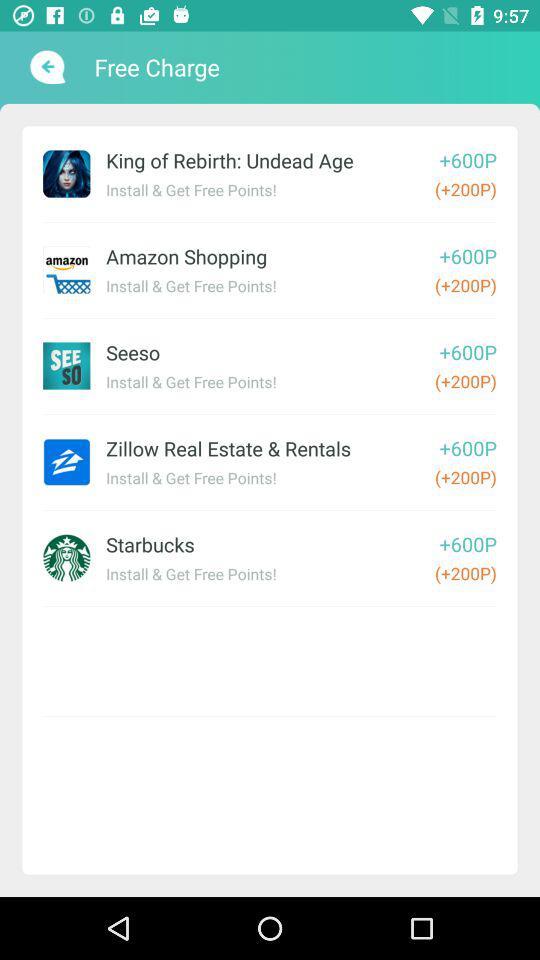 The width and height of the screenshot is (540, 960). Describe the element at coordinates (45, 67) in the screenshot. I see `go back` at that location.